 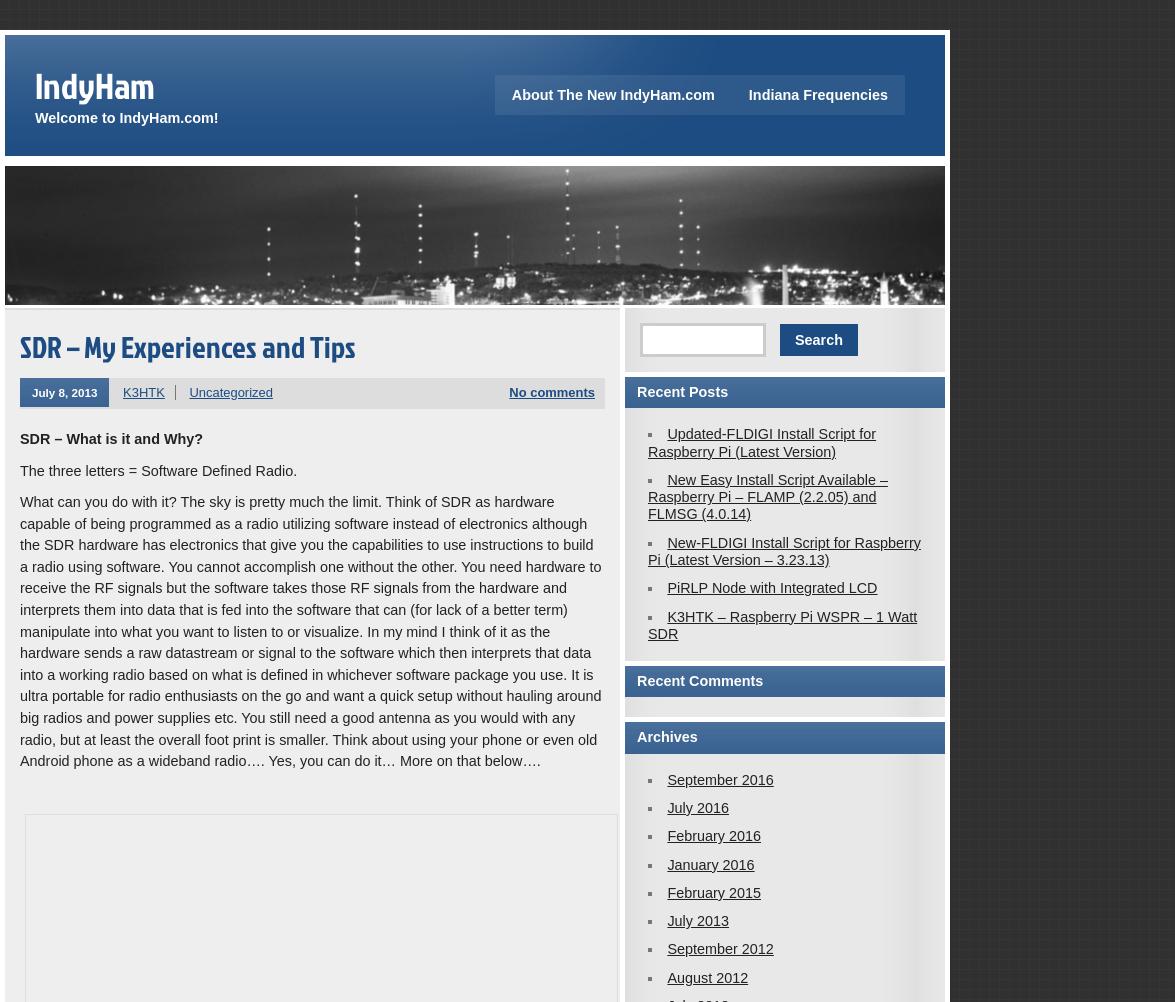 I want to click on 'Recent Posts', so click(x=681, y=391).